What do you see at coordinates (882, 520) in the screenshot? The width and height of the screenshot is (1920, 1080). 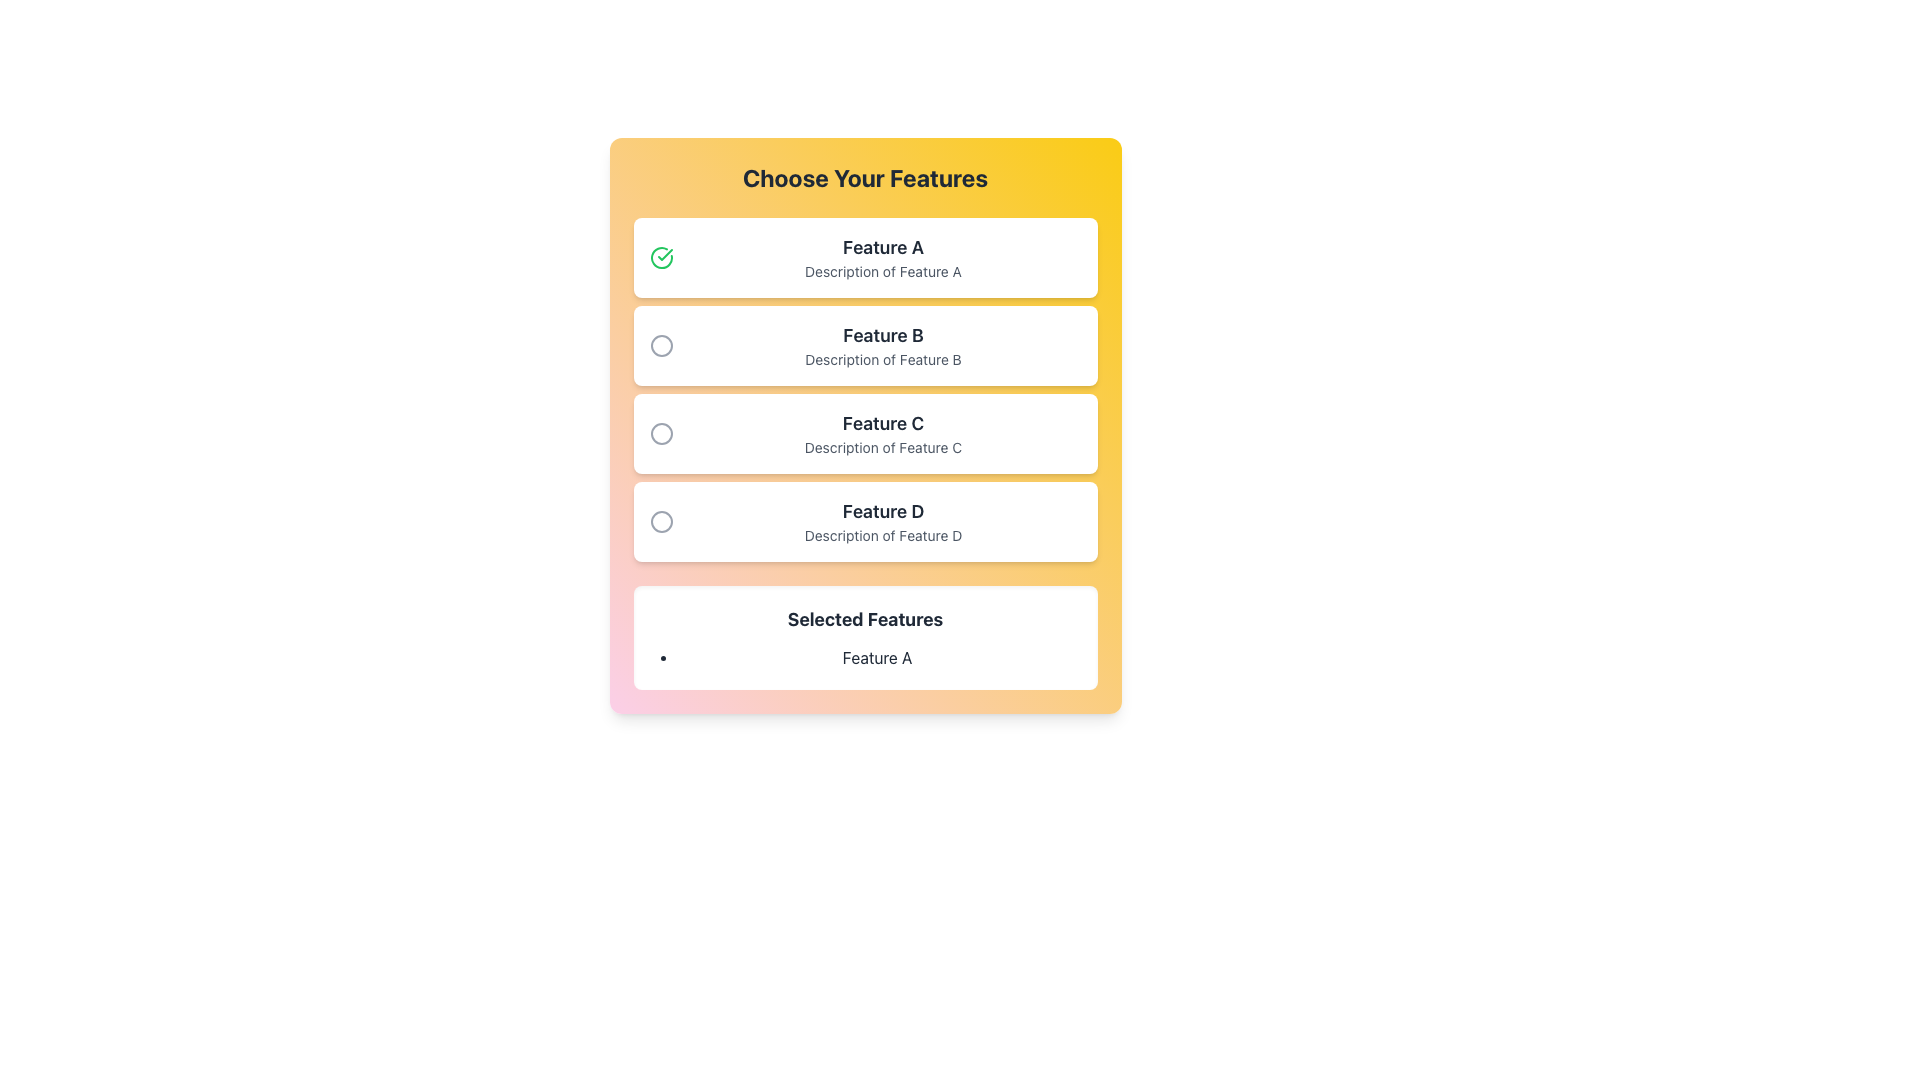 I see `the text component labeled 'Feature D' which includes a header and a subtitle, located in the fourth position of a vertically-stacked list` at bounding box center [882, 520].